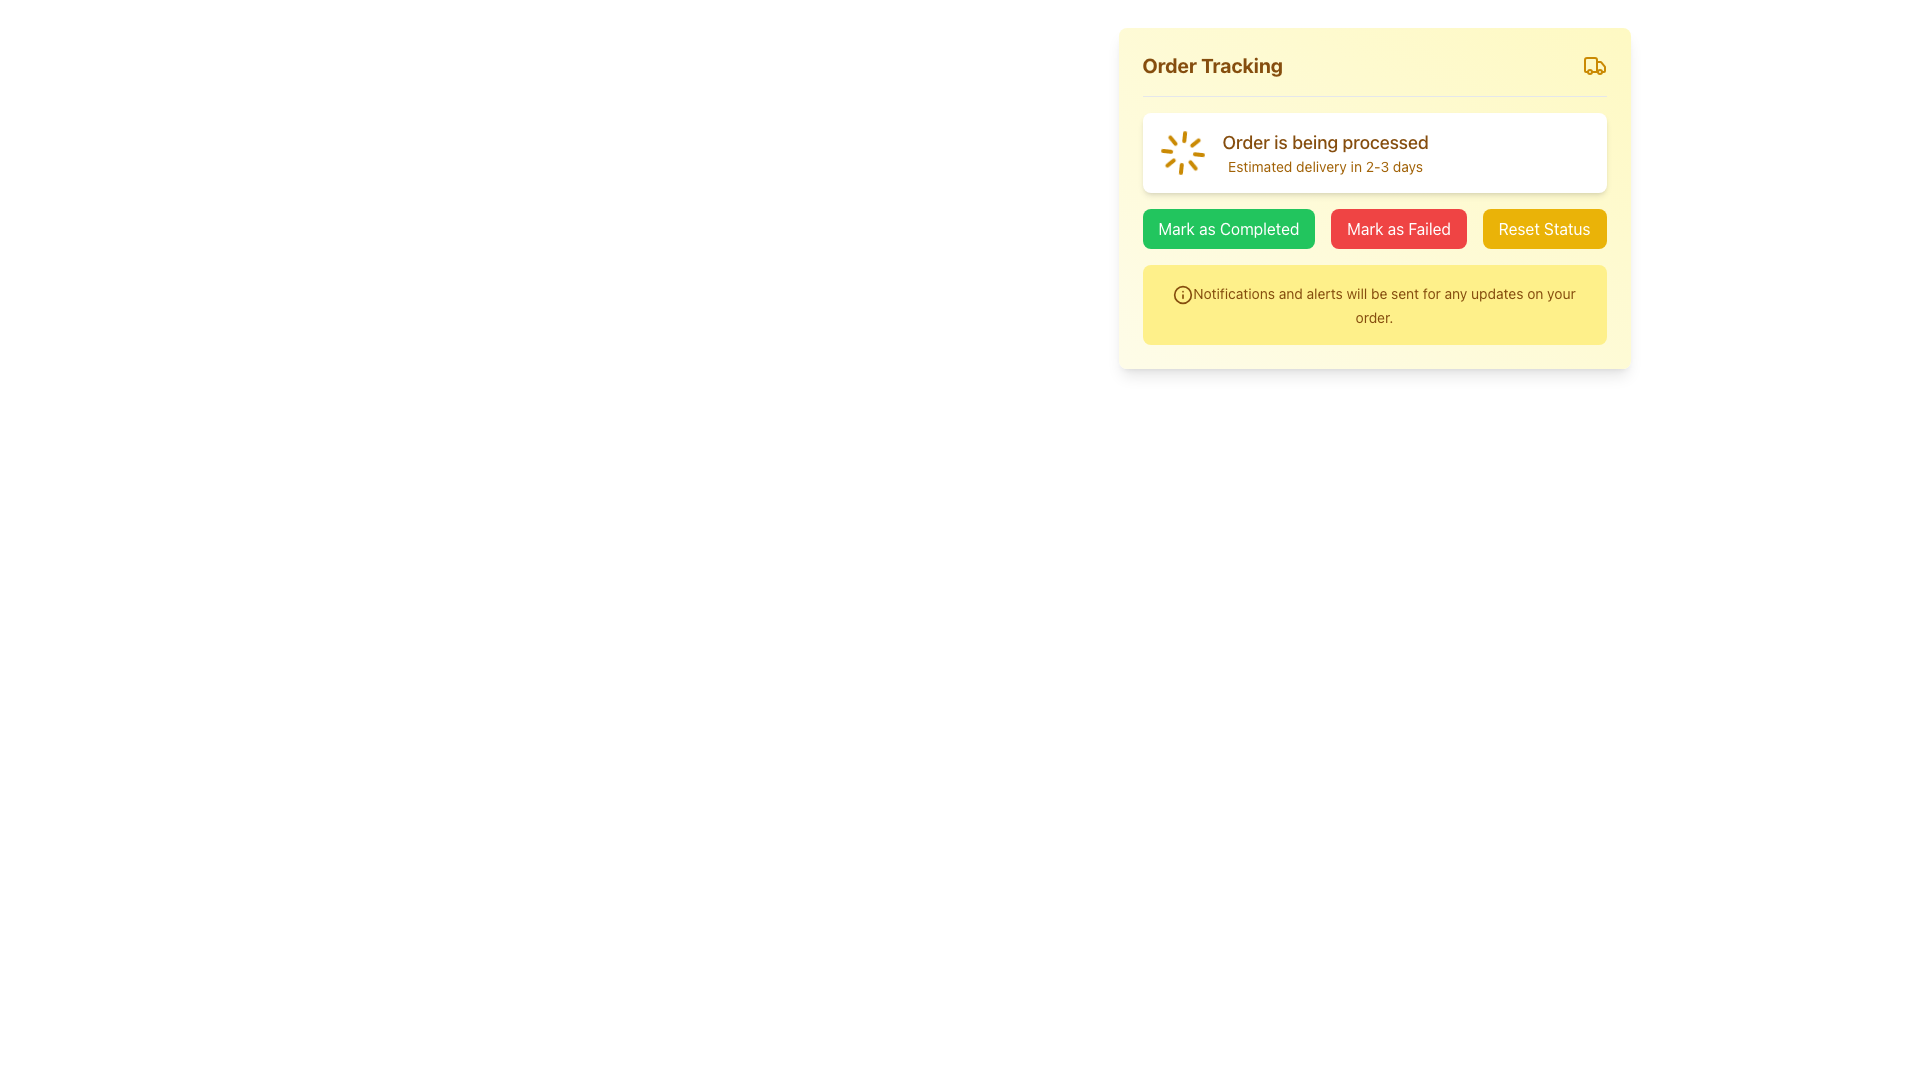 This screenshot has height=1080, width=1920. I want to click on the reset button located to the right of the 'Mark as Failed' button, so click(1543, 227).